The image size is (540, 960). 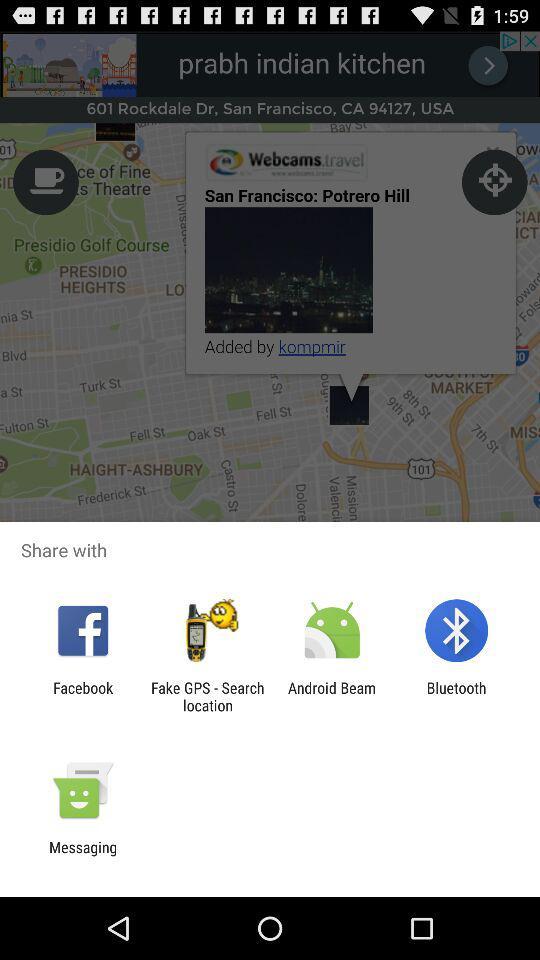 What do you see at coordinates (82, 855) in the screenshot?
I see `messaging icon` at bounding box center [82, 855].